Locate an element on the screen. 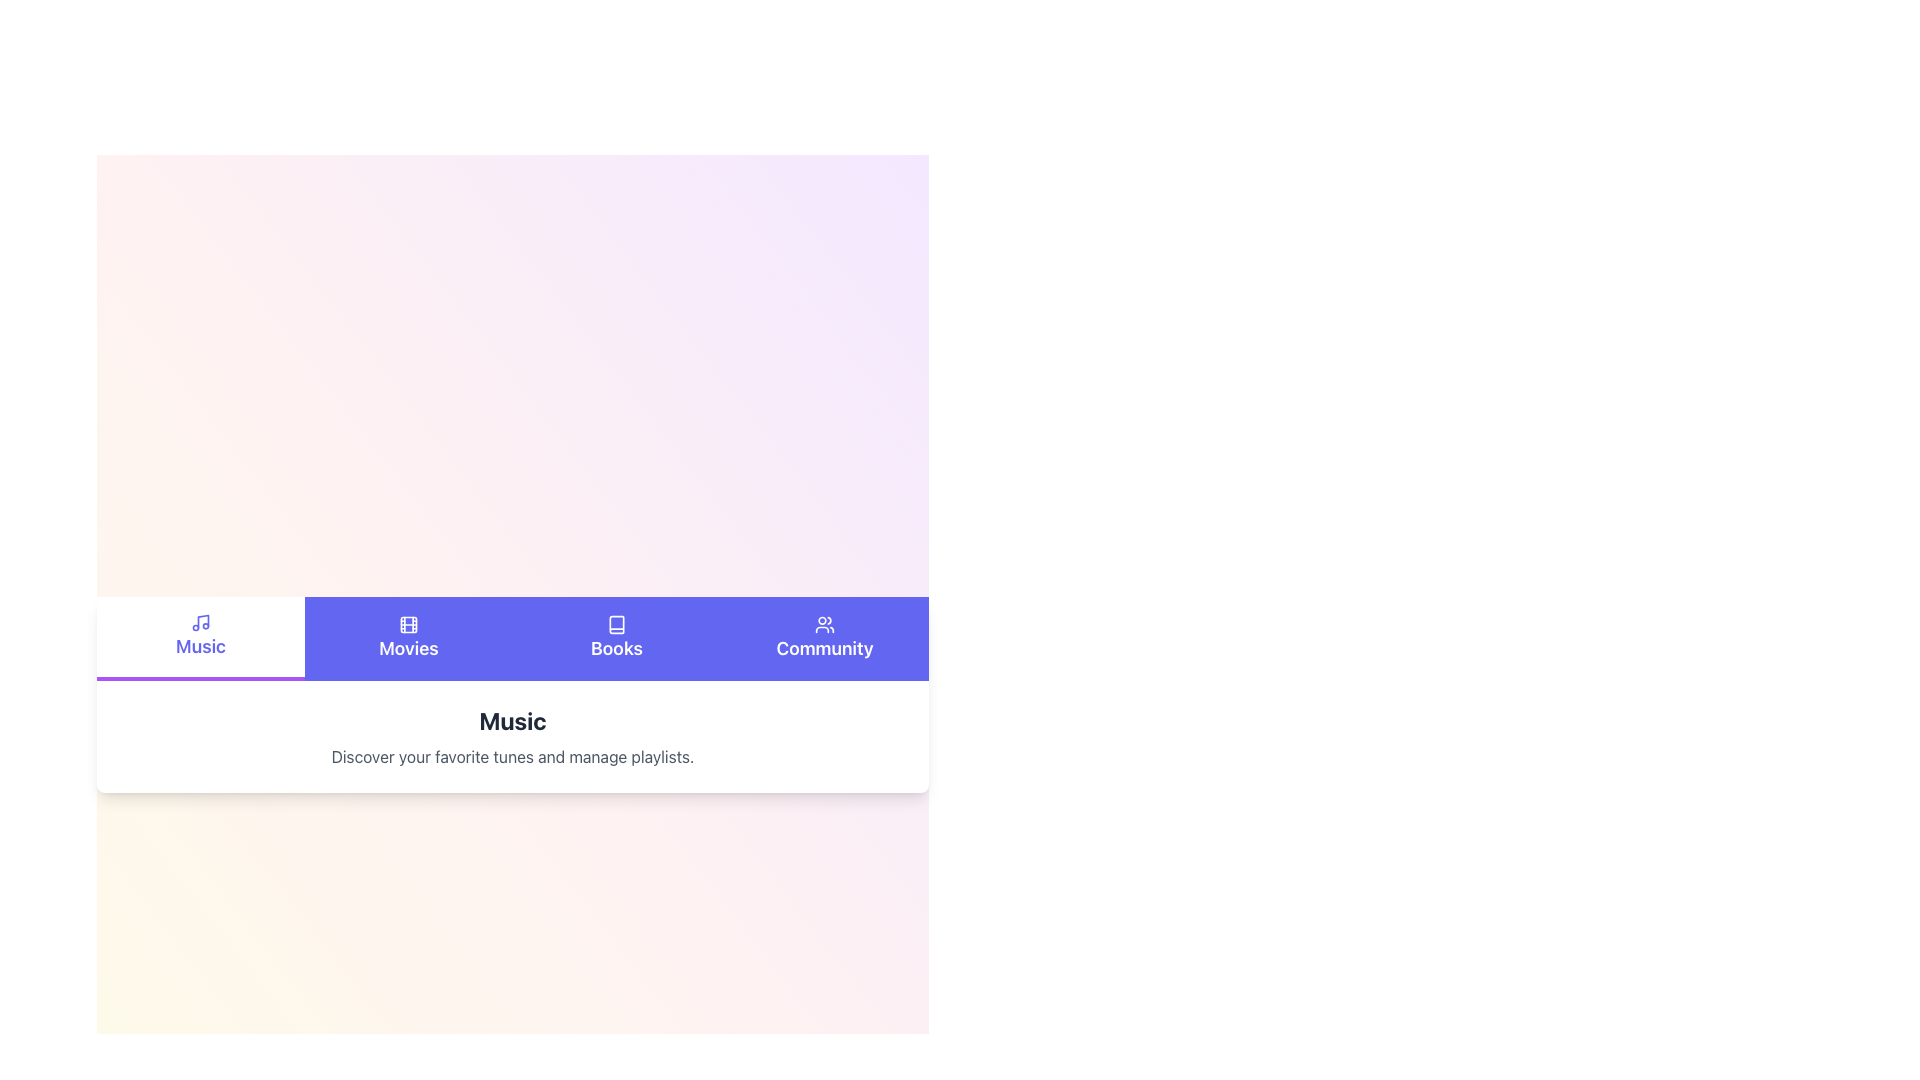 The height and width of the screenshot is (1080, 1920). informational banner titled 'Music' which includes the description 'Discover your favorite tunes and manage playlists.' This banner is located below the navigation bar and is center-aligned is located at coordinates (513, 736).